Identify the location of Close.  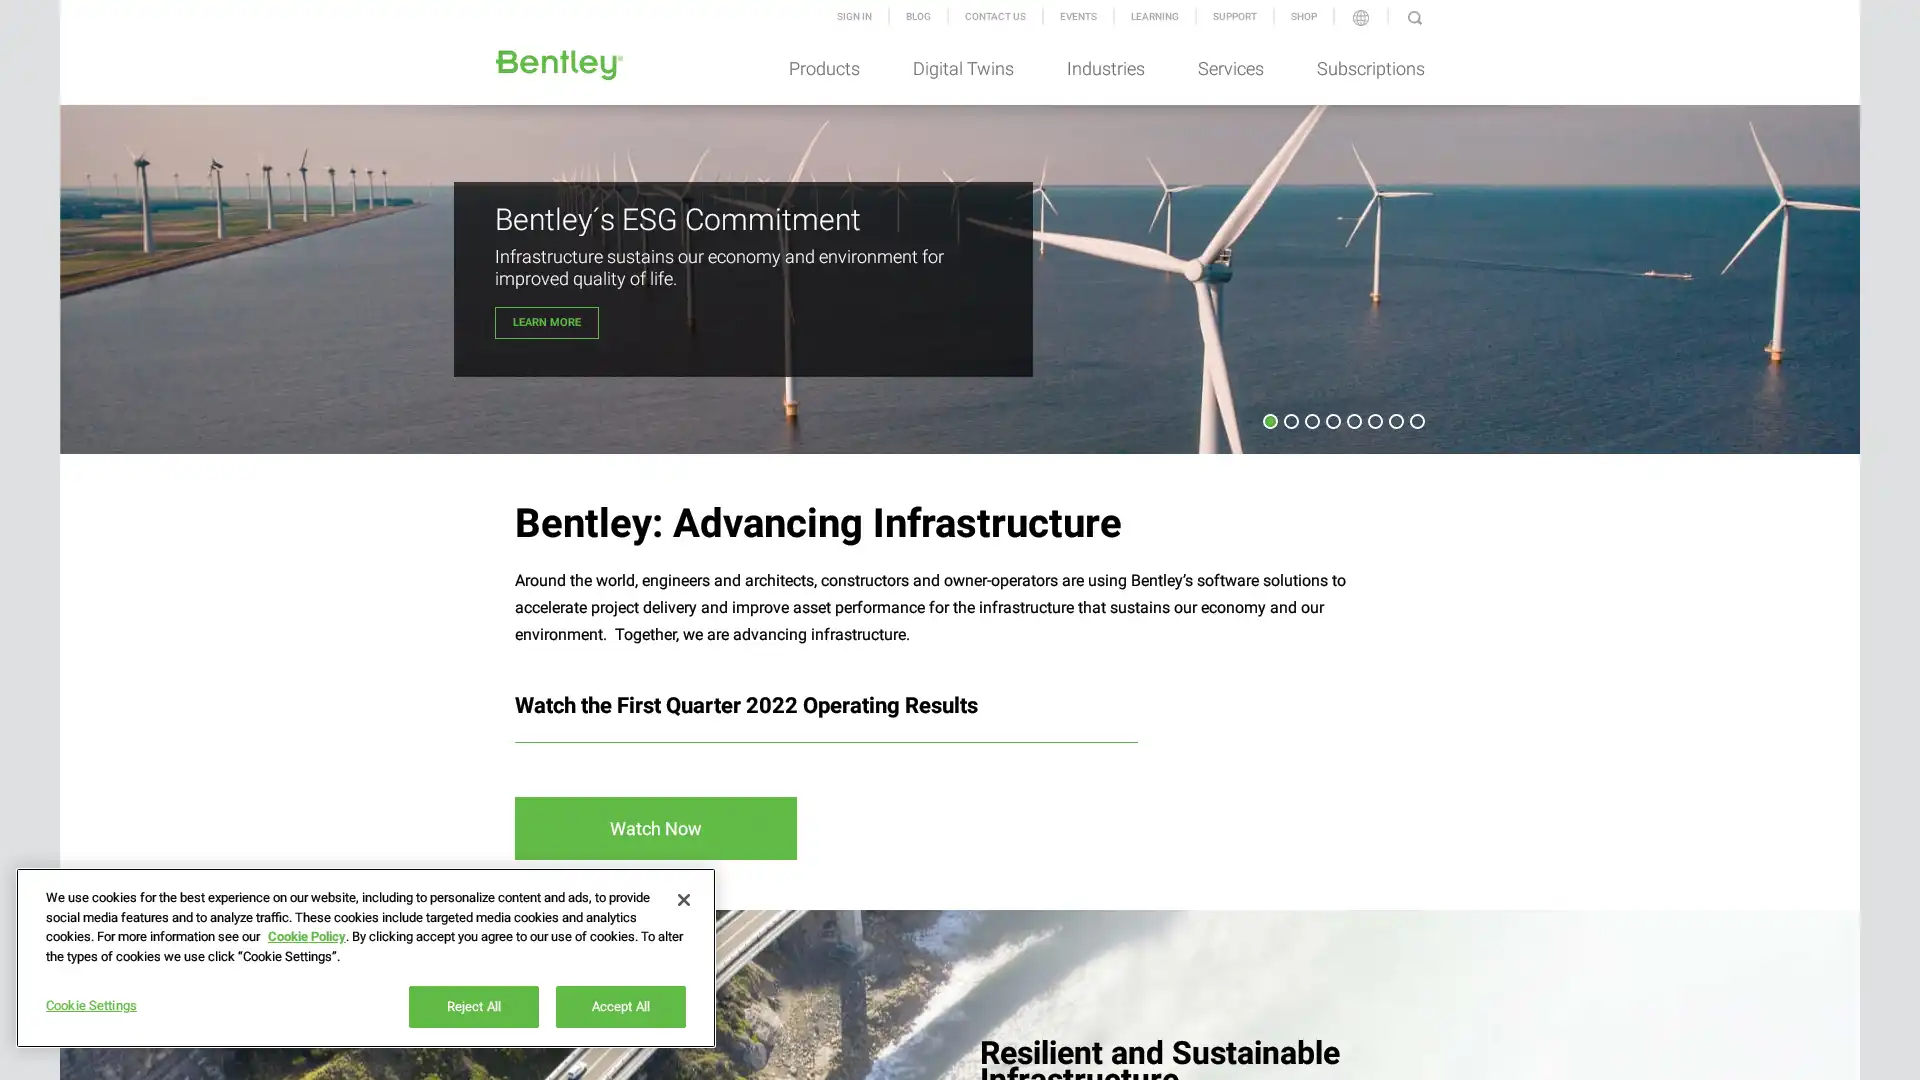
(684, 898).